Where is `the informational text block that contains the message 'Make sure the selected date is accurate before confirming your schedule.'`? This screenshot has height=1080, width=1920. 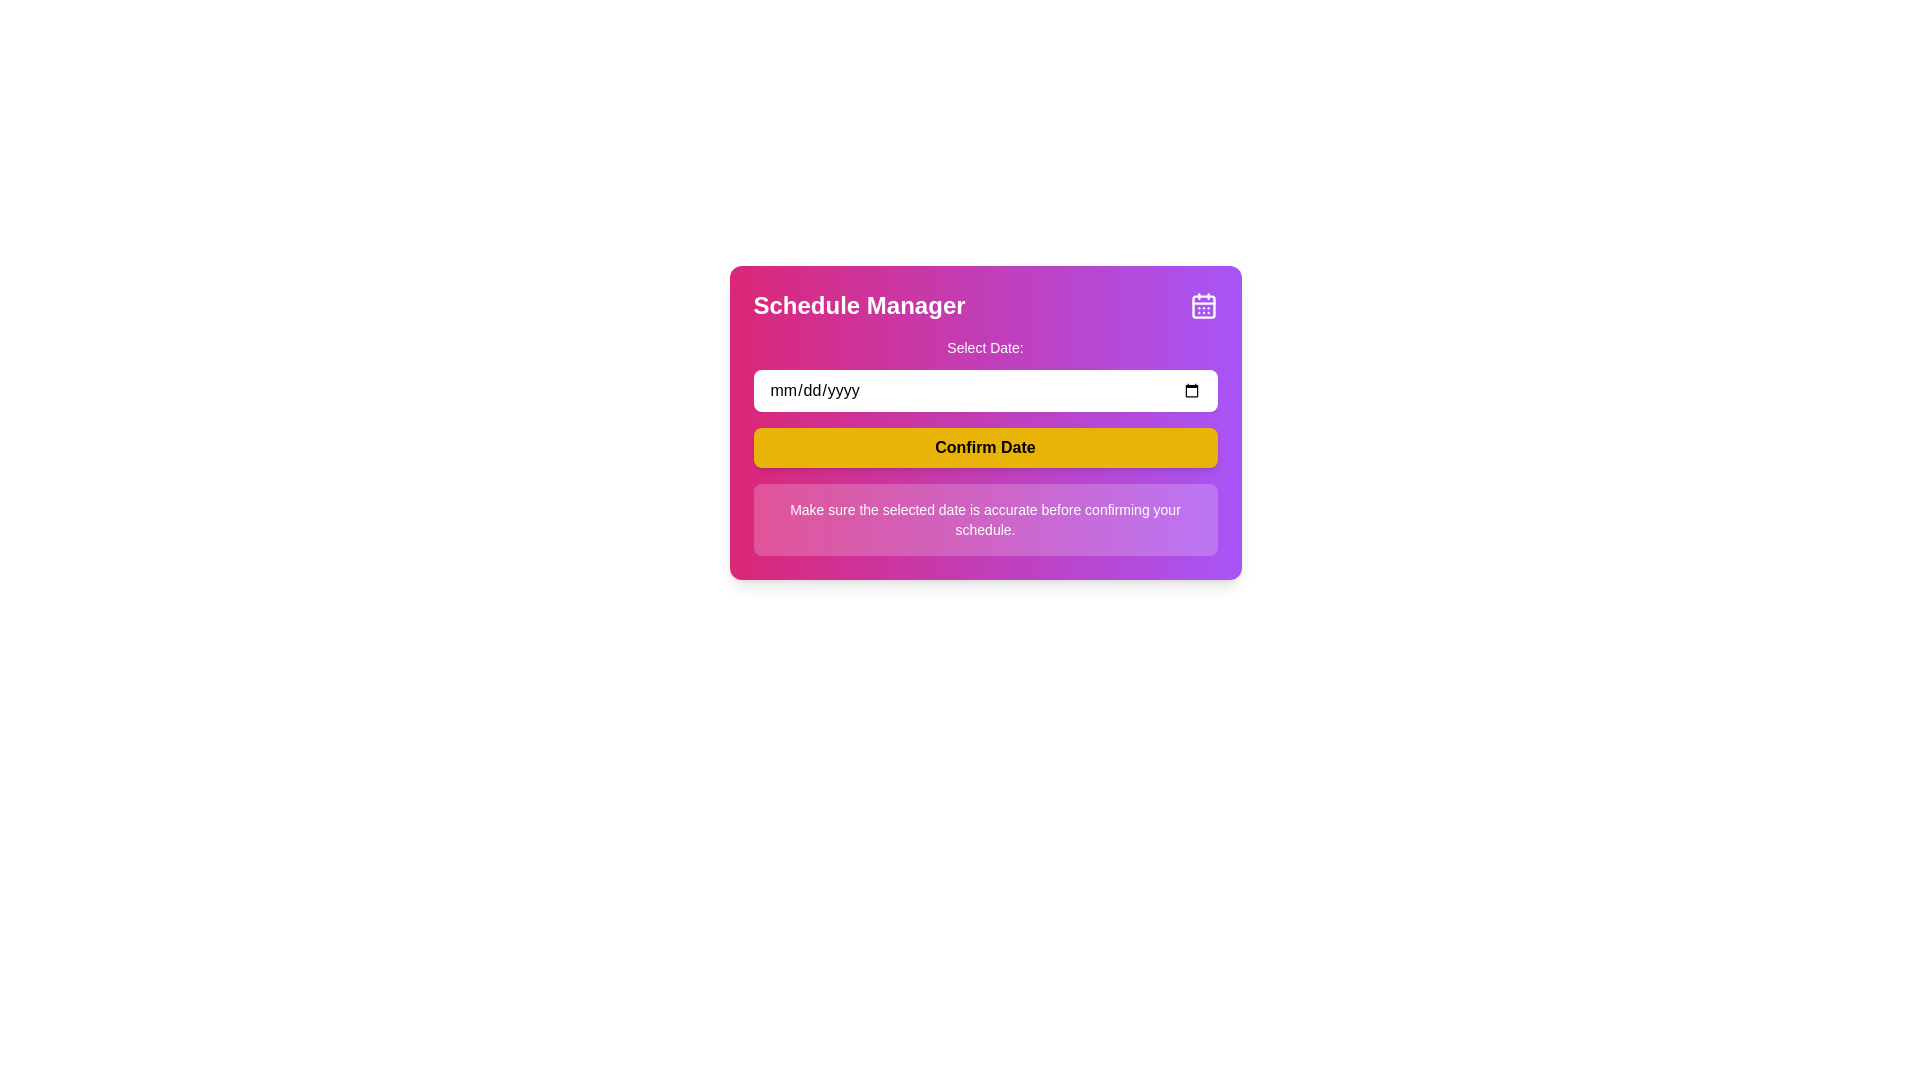 the informational text block that contains the message 'Make sure the selected date is accurate before confirming your schedule.' is located at coordinates (985, 519).